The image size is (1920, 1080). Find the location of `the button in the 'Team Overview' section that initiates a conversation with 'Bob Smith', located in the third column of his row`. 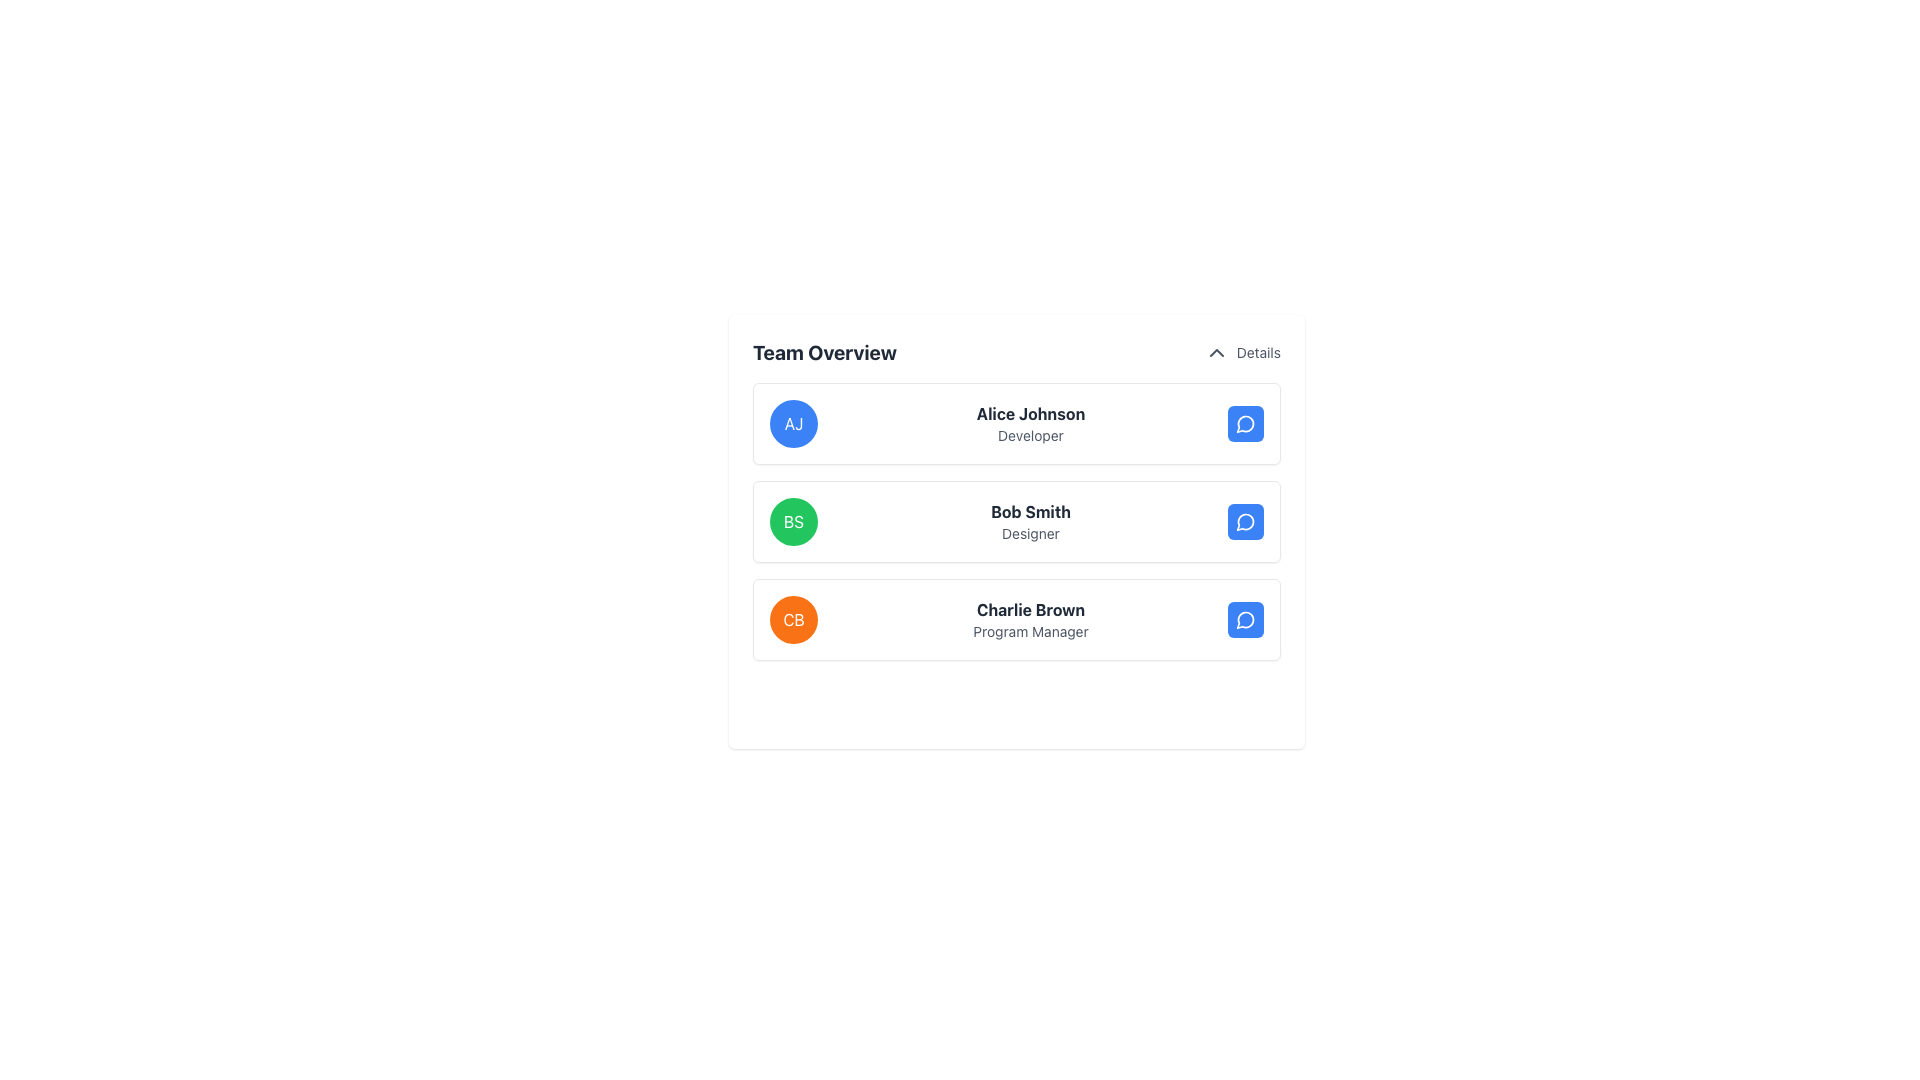

the button in the 'Team Overview' section that initiates a conversation with 'Bob Smith', located in the third column of his row is located at coordinates (1245, 520).